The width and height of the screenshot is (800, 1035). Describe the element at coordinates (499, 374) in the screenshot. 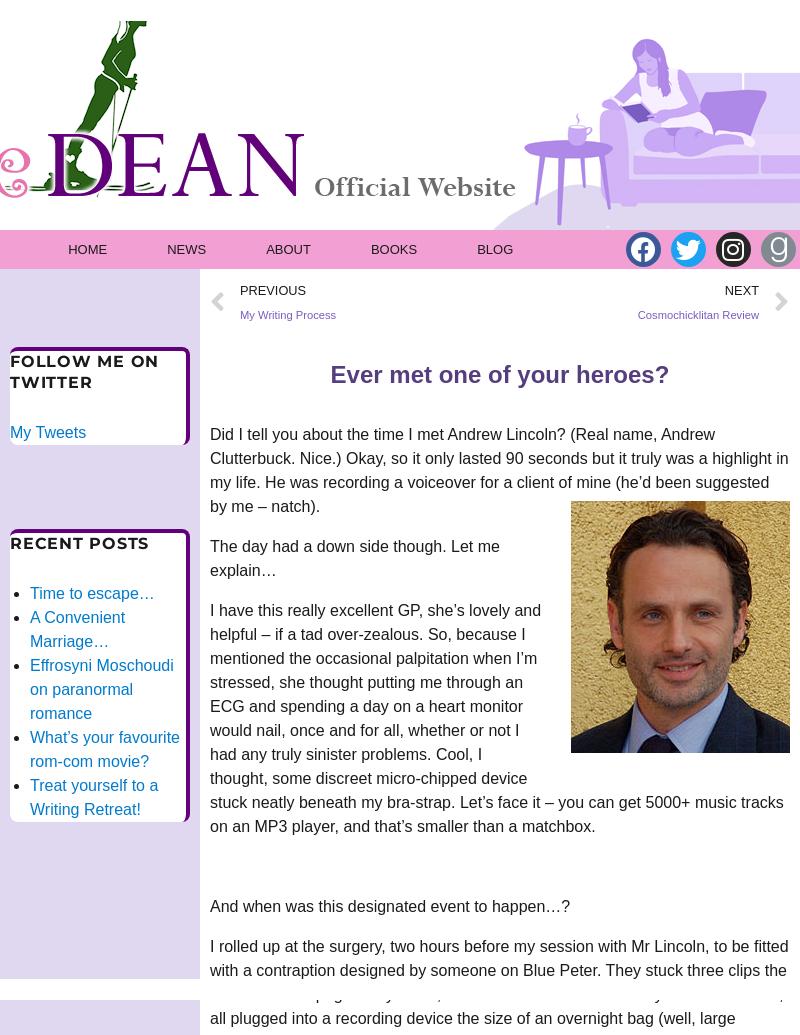

I see `'Ever met one of your heroes?'` at that location.